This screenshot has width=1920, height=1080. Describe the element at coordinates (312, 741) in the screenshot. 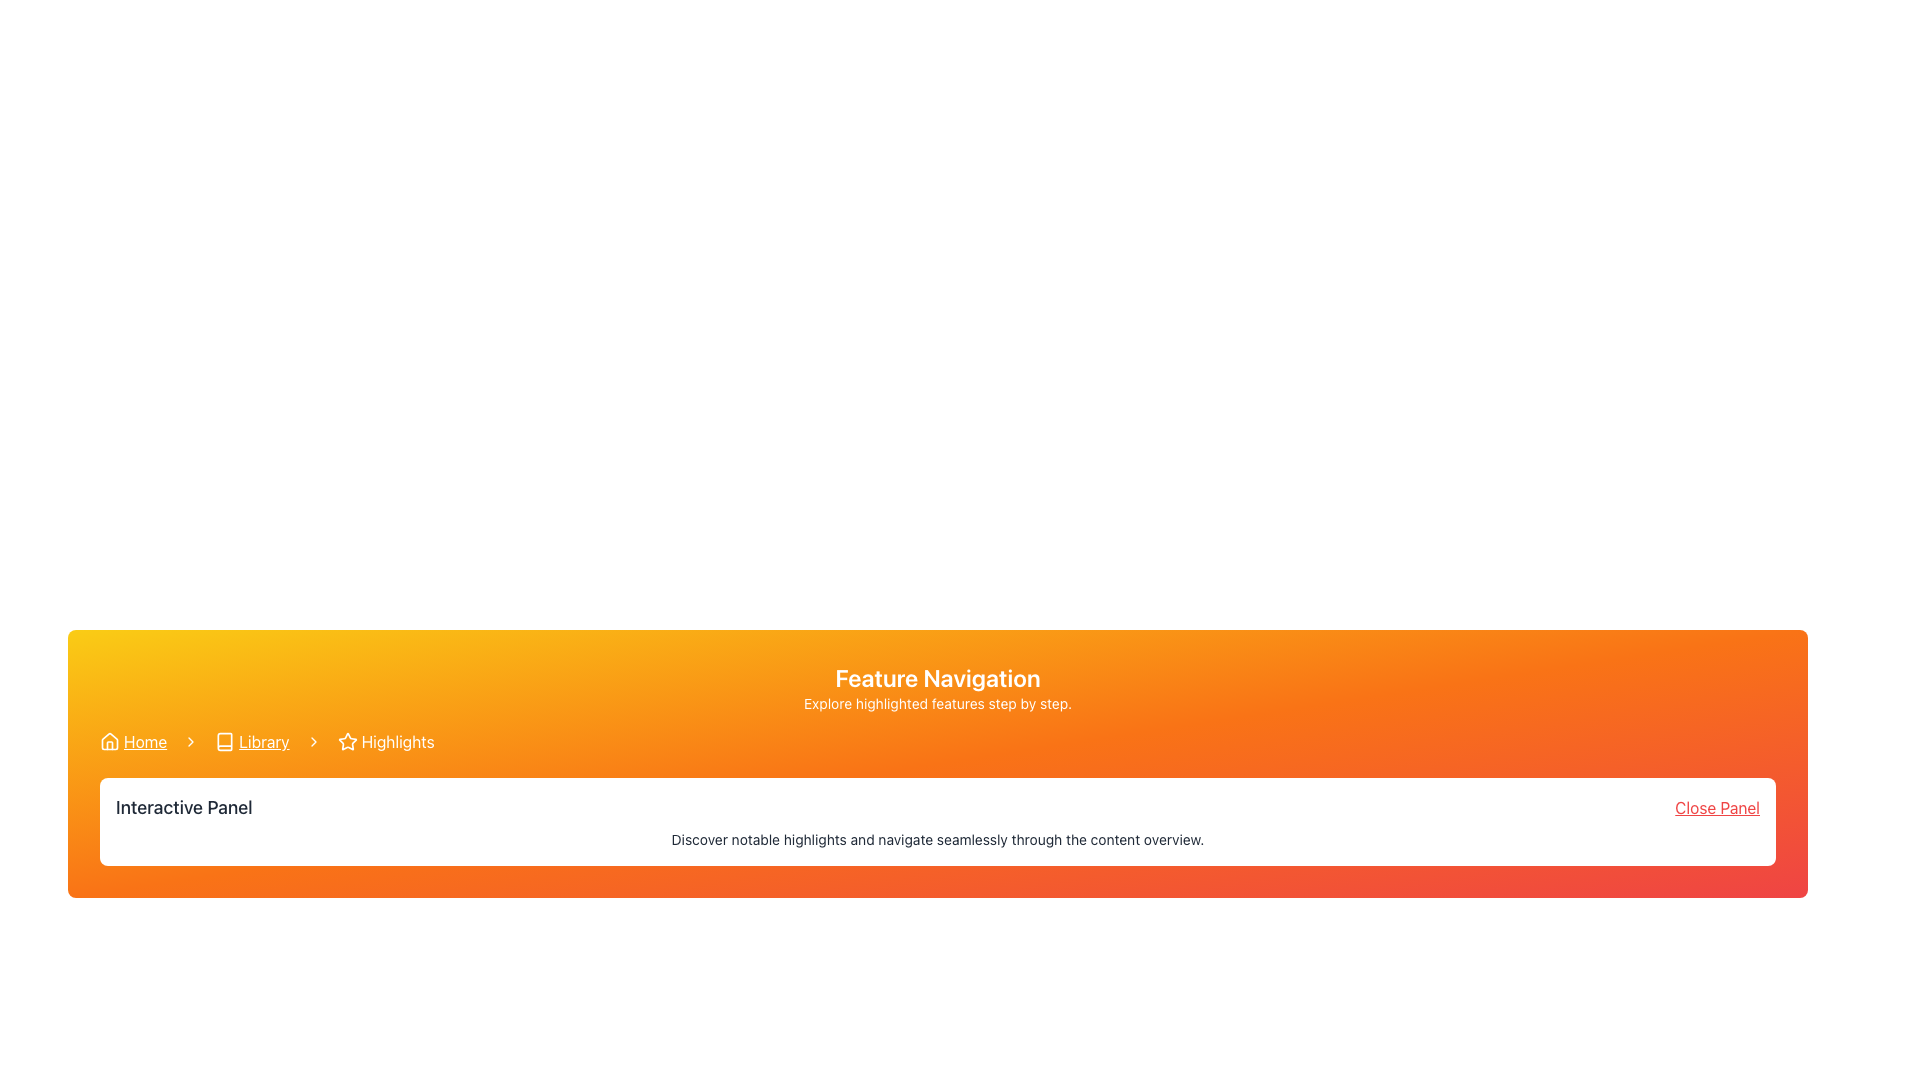

I see `the third chevron icon in the breadcrumb navigation bar that separates 'Library' and 'Highlights'` at that location.